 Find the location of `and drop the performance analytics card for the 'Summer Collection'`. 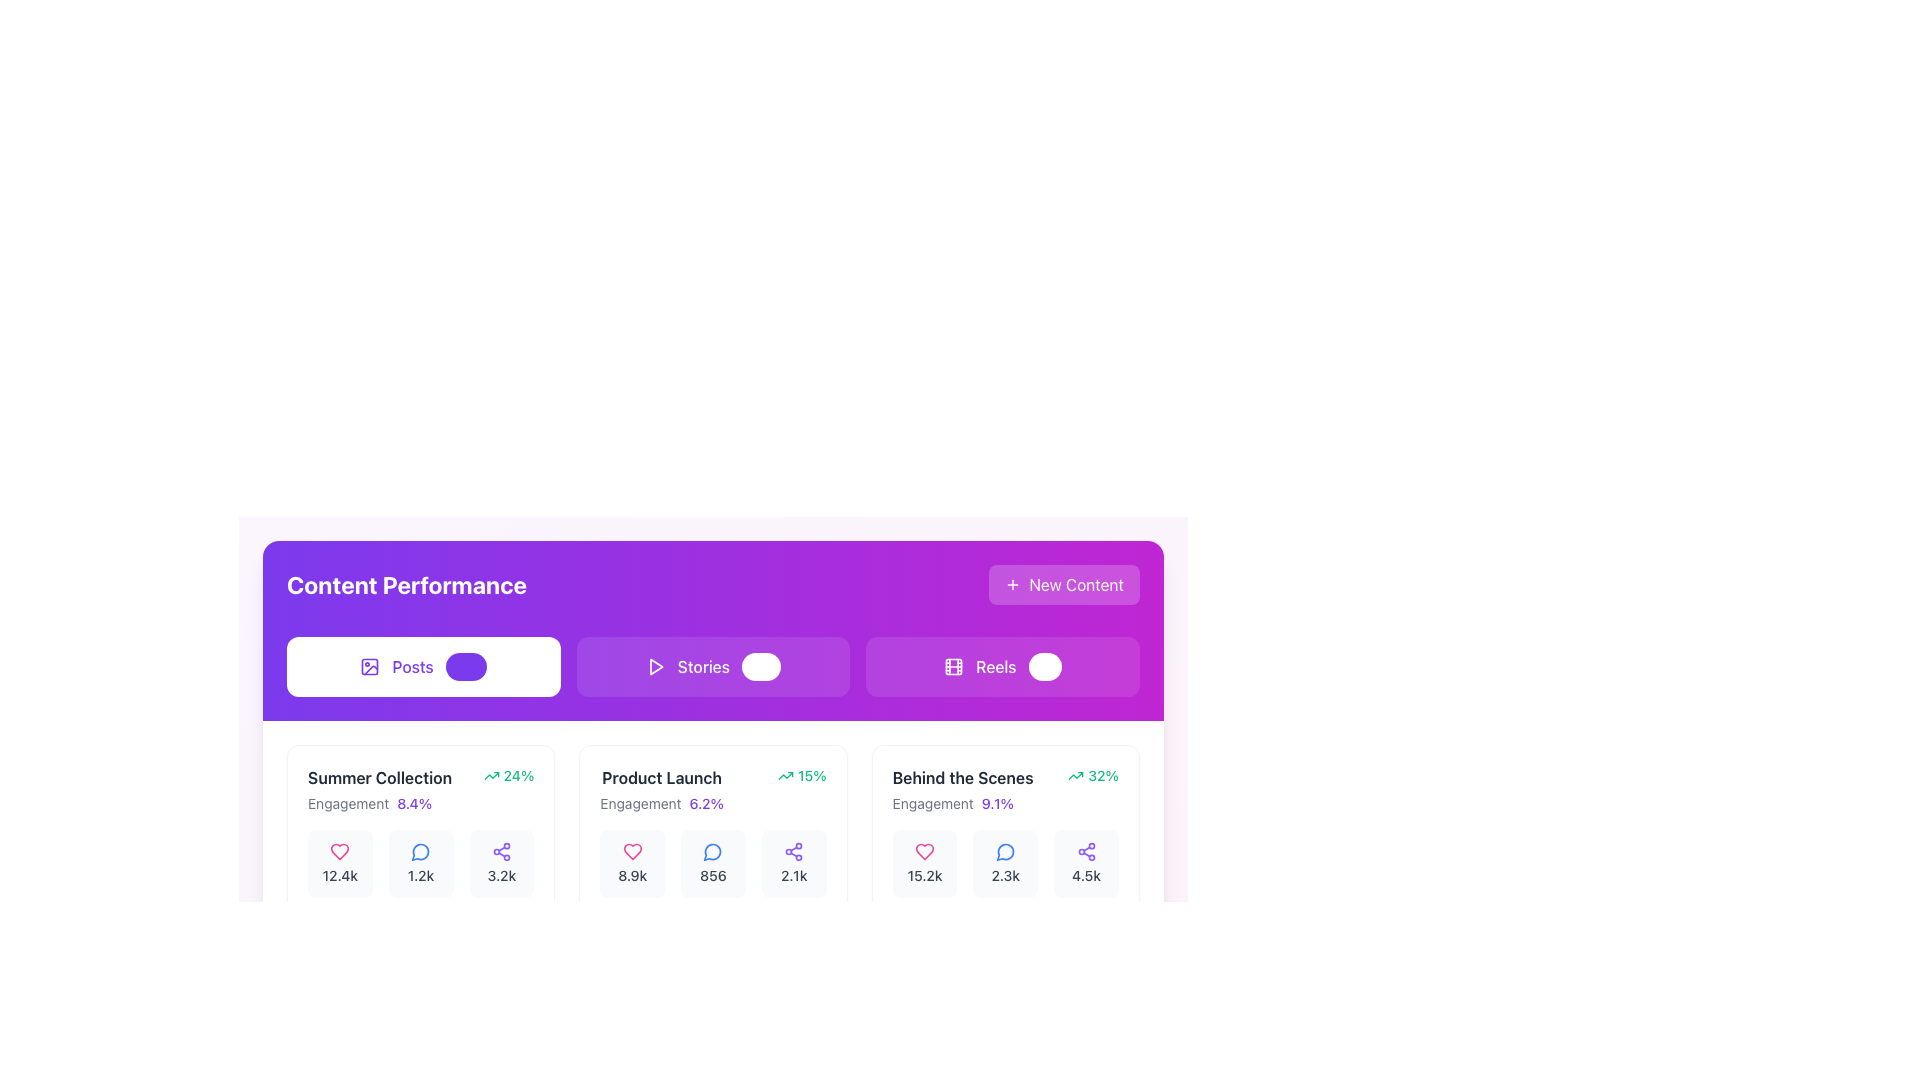

and drop the performance analytics card for the 'Summer Collection' is located at coordinates (420, 840).